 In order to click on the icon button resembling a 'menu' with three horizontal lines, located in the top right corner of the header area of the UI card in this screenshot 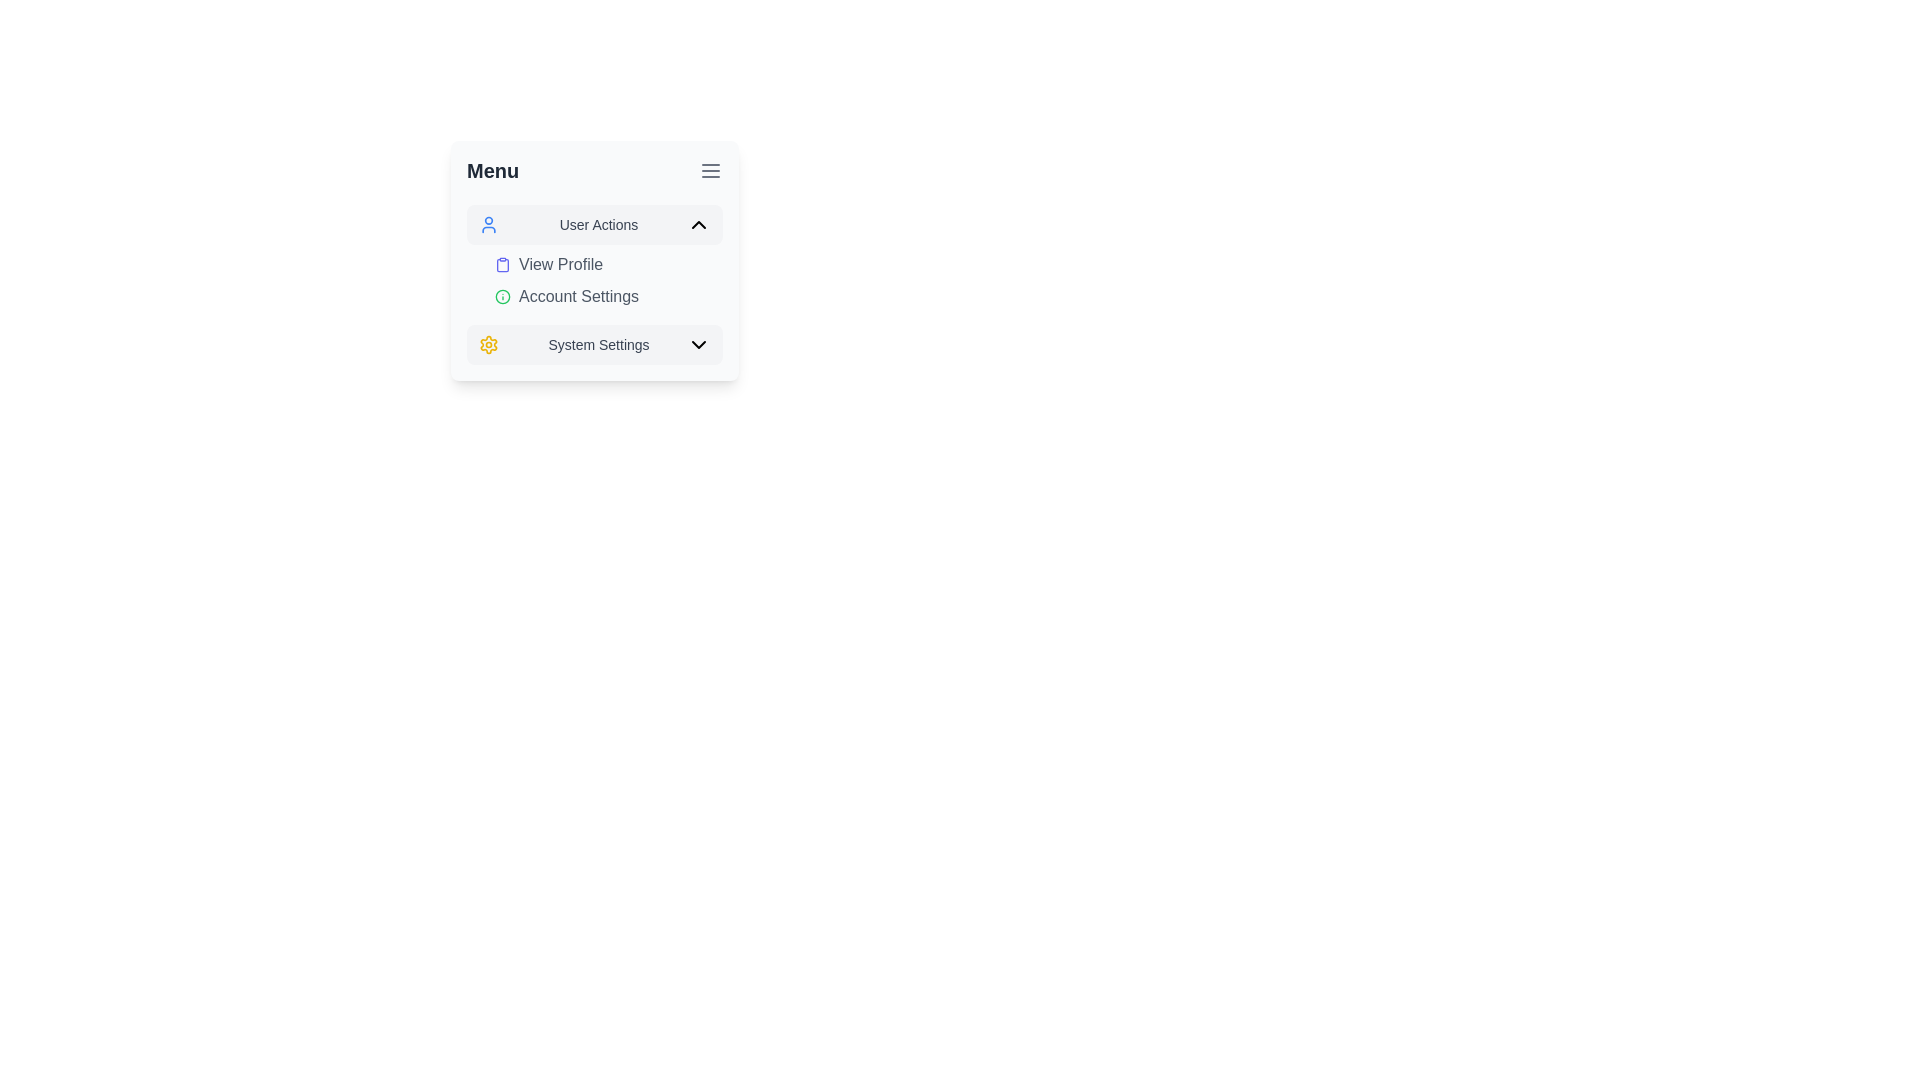, I will do `click(710, 169)`.